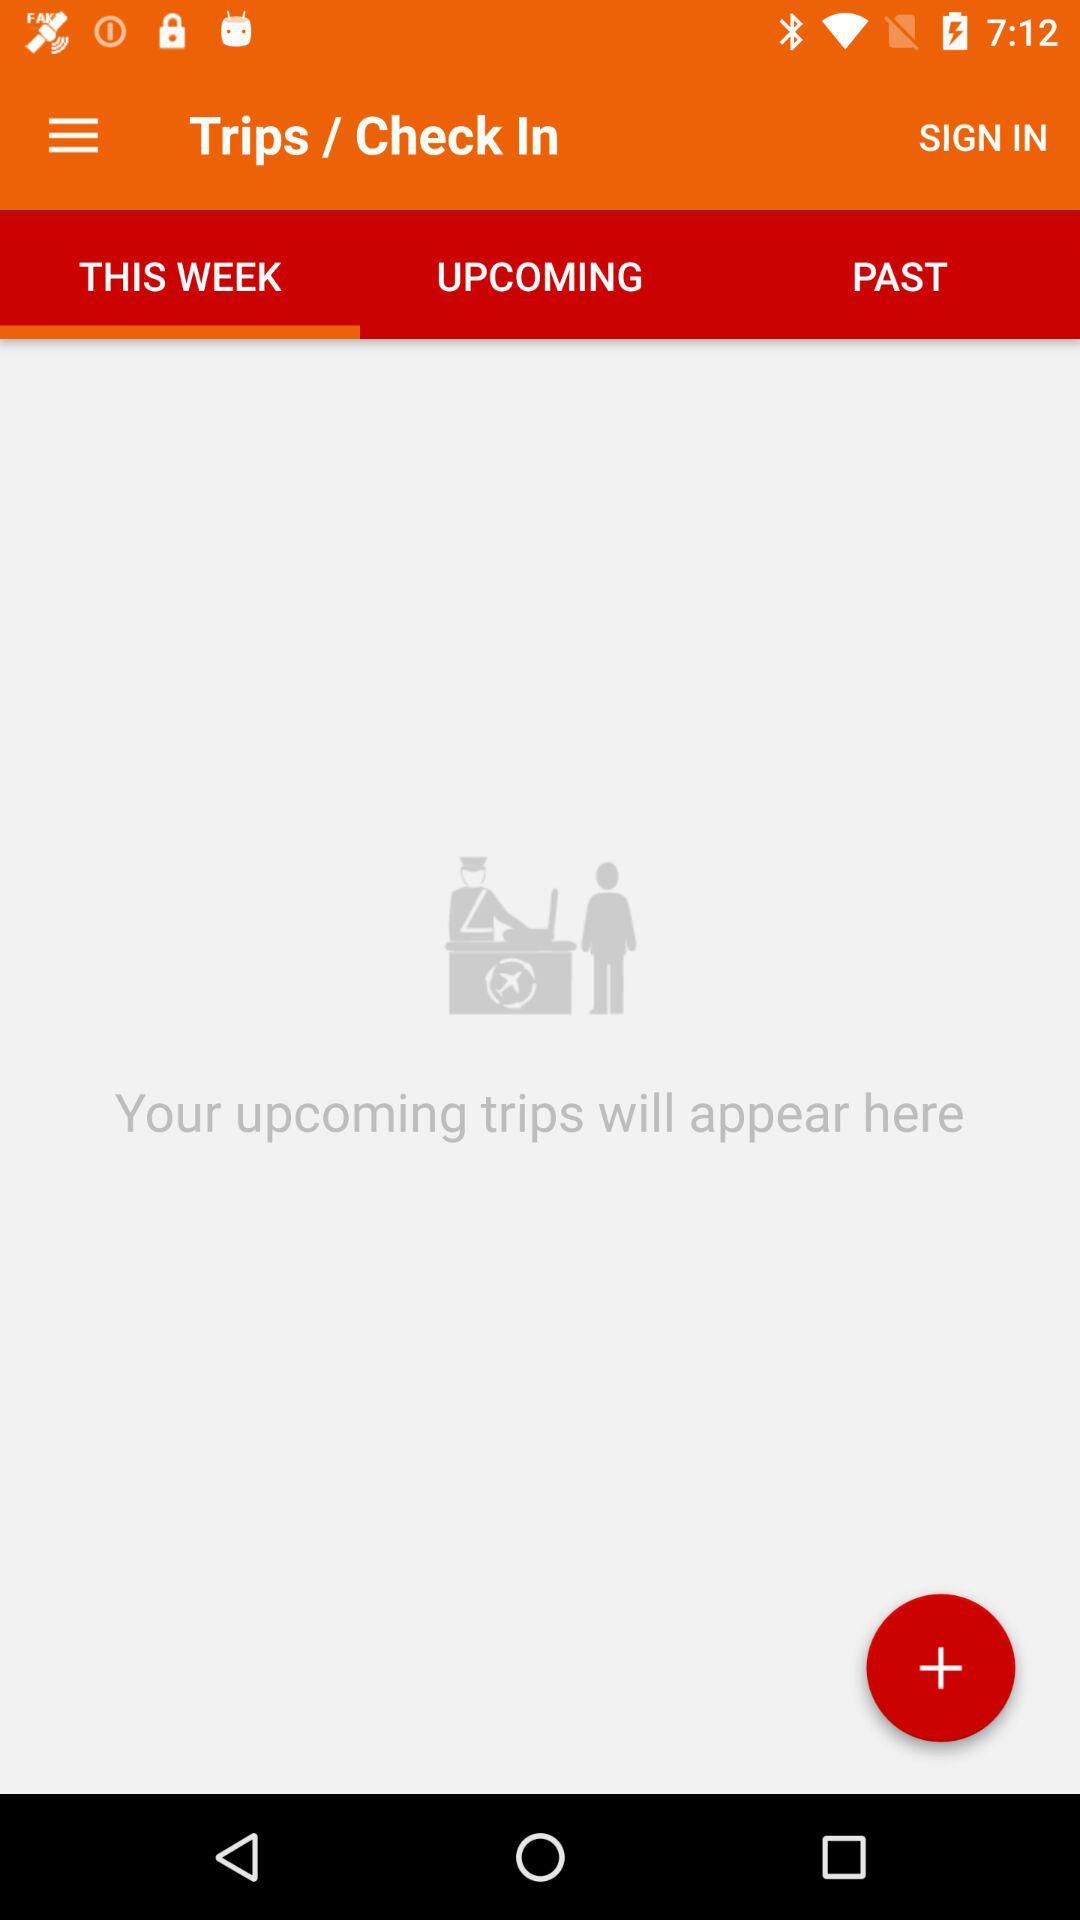 The height and width of the screenshot is (1920, 1080). I want to click on the icon to the right of trips / check in item, so click(982, 135).